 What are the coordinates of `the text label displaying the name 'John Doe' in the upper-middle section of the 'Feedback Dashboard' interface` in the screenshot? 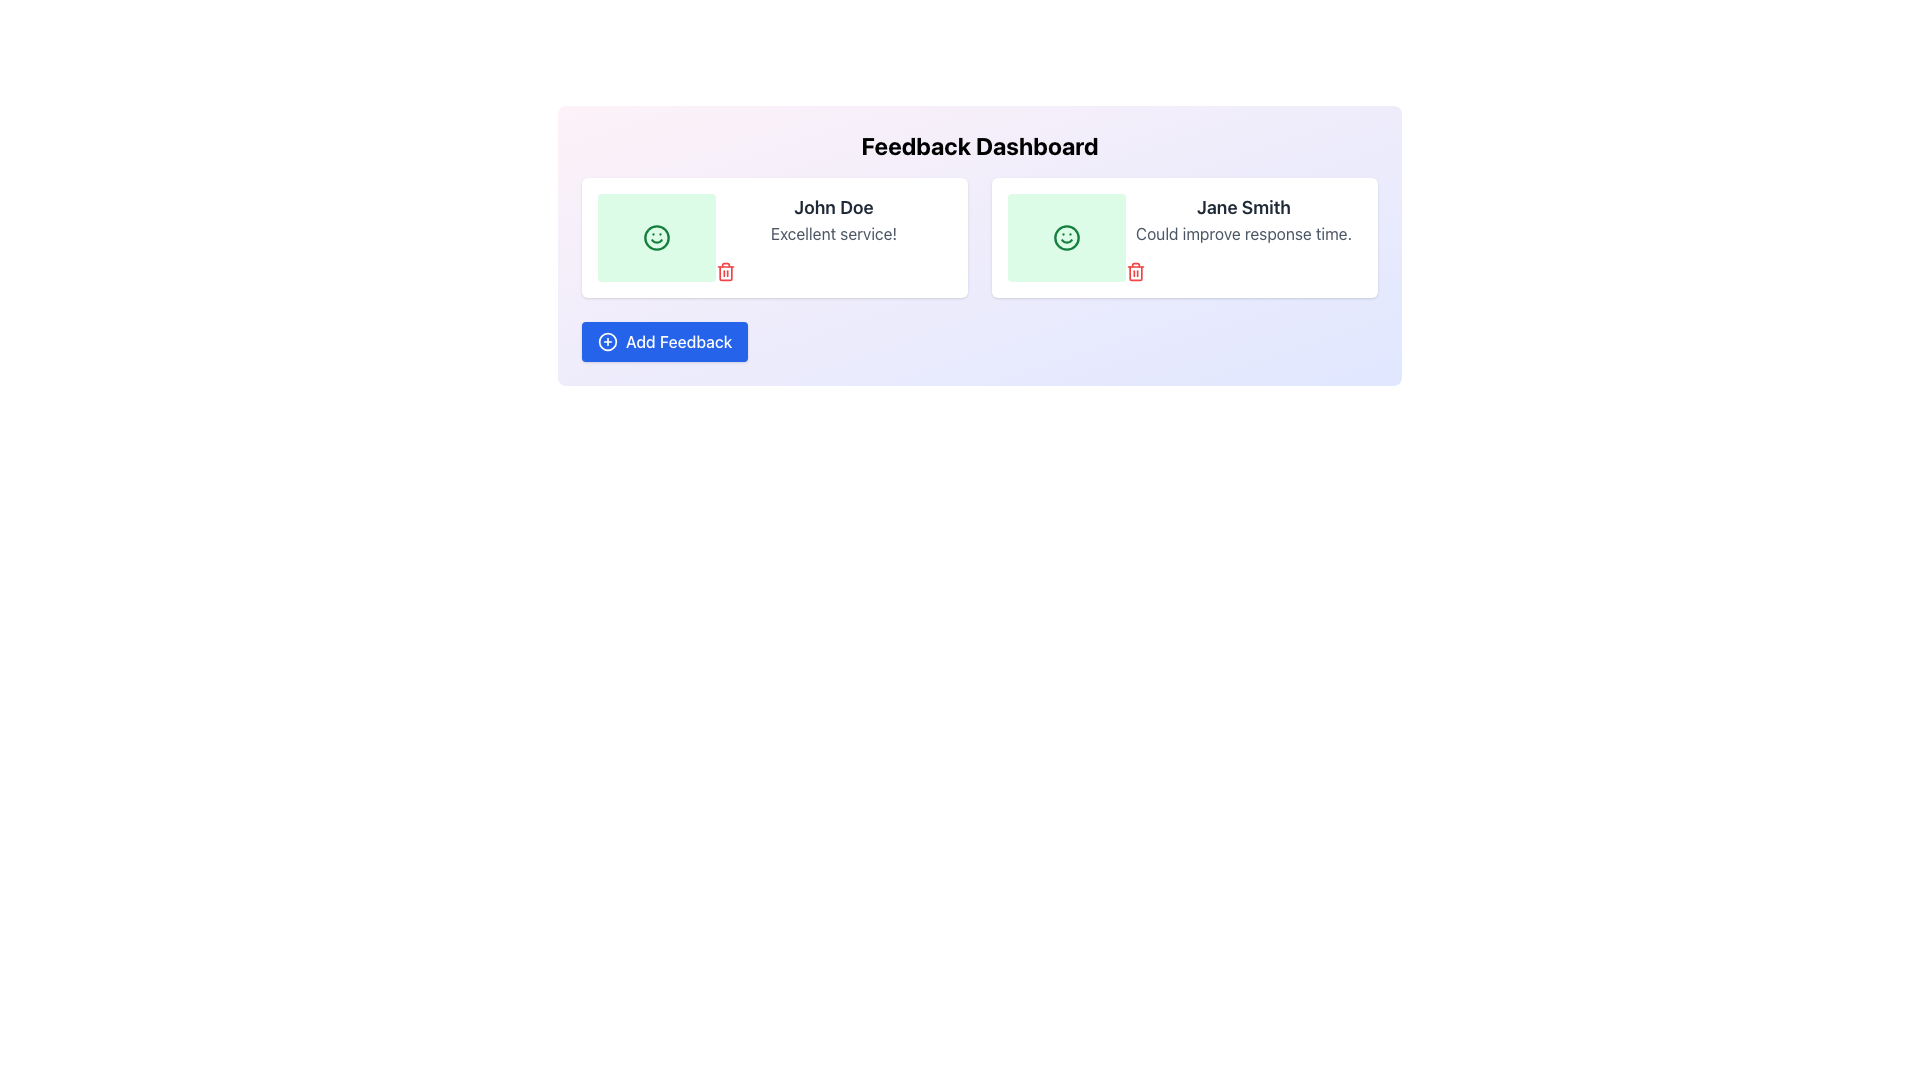 It's located at (834, 208).